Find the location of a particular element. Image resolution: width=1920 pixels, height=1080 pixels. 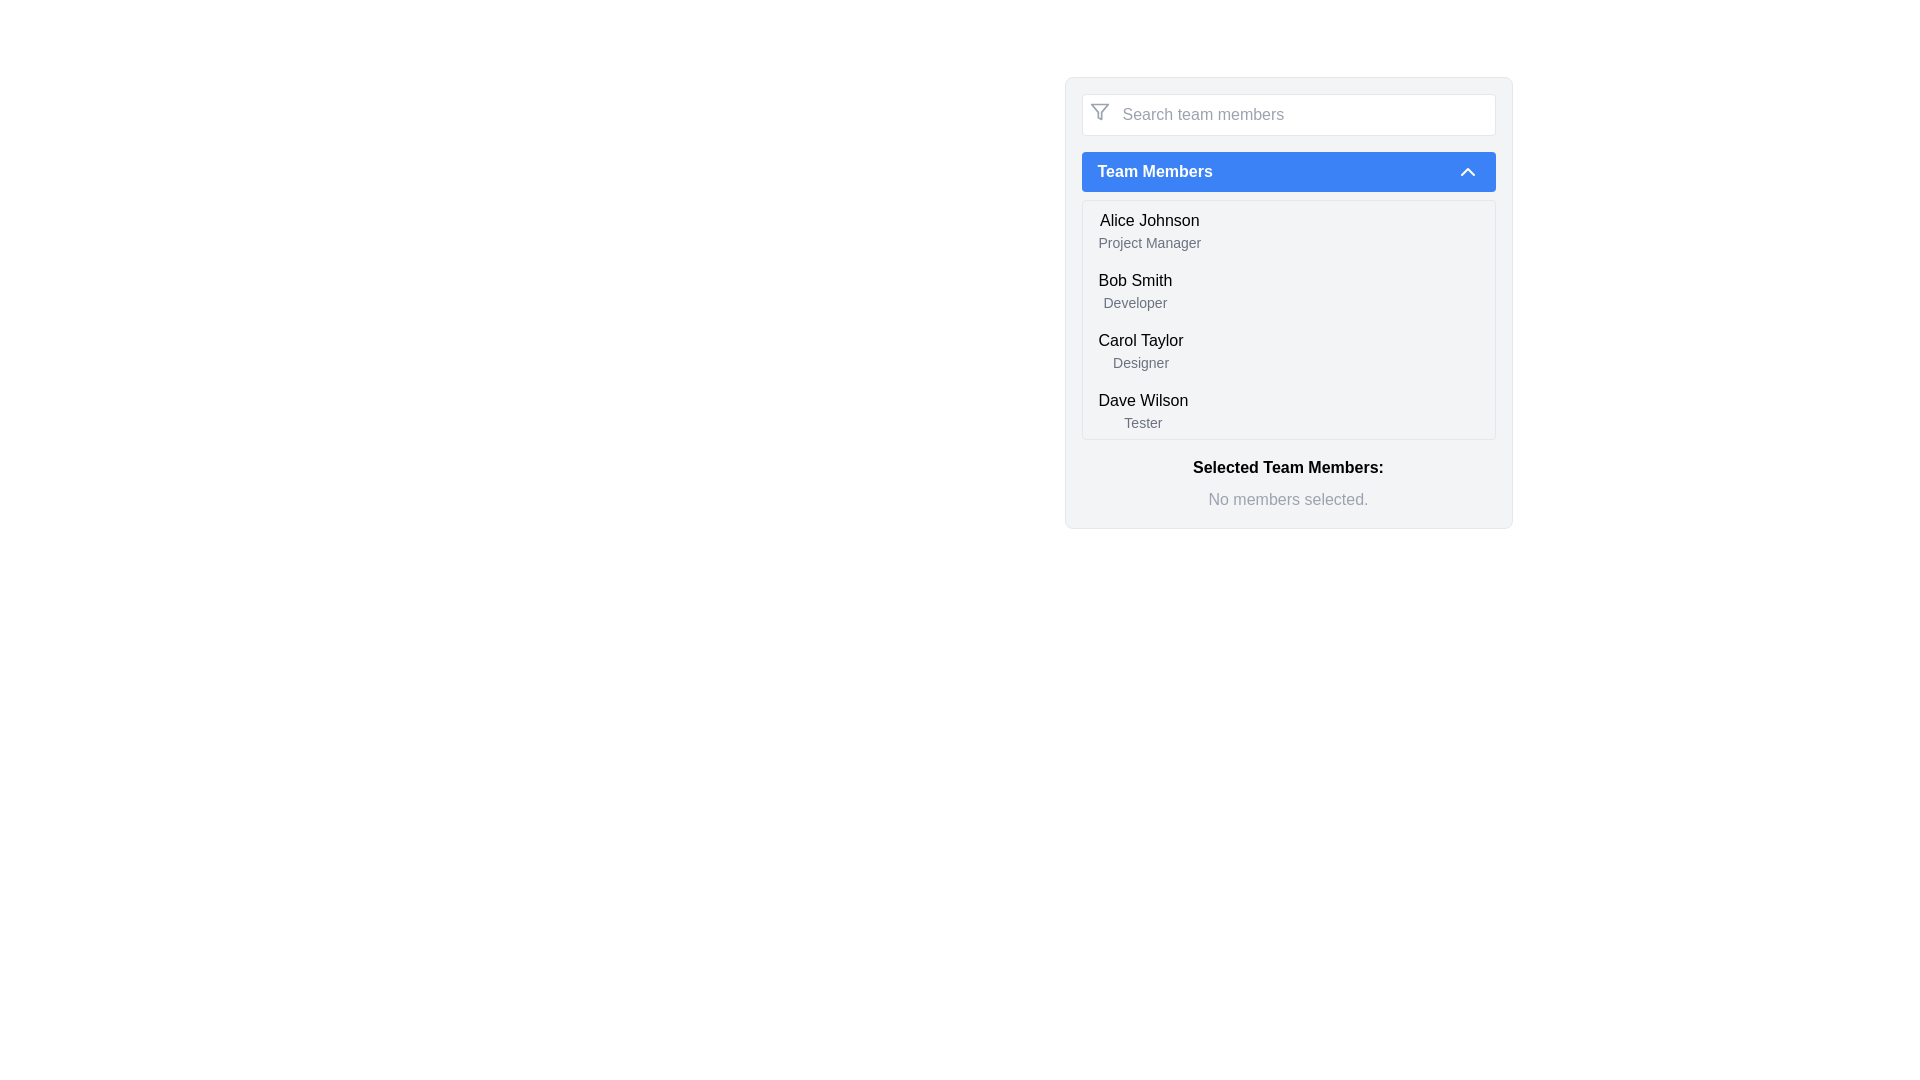

the static text label that describes the role or title associated with 'Alice Johnson', located in the middle of the 'Team Members' list box is located at coordinates (1149, 242).